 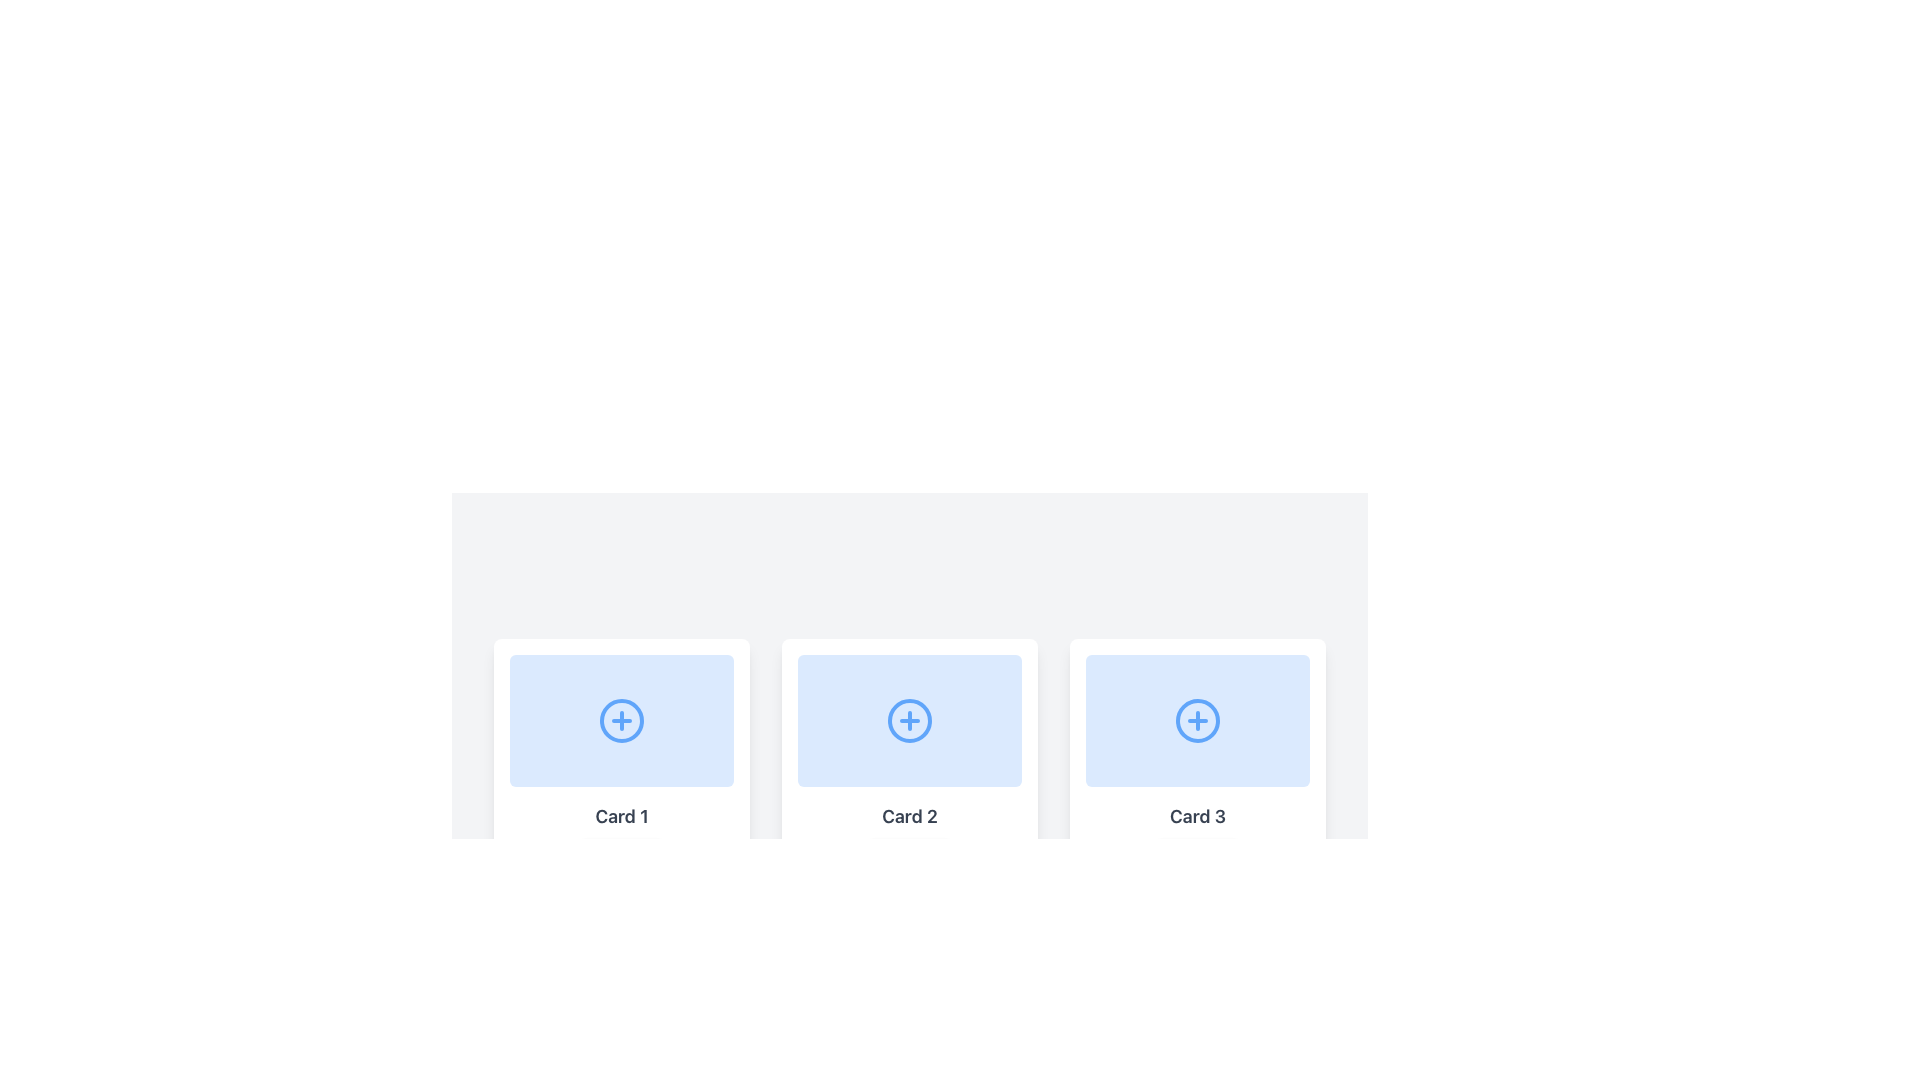 I want to click on the interactive icon button located in the center of the first blue card to invoke its functionality, so click(x=621, y=721).